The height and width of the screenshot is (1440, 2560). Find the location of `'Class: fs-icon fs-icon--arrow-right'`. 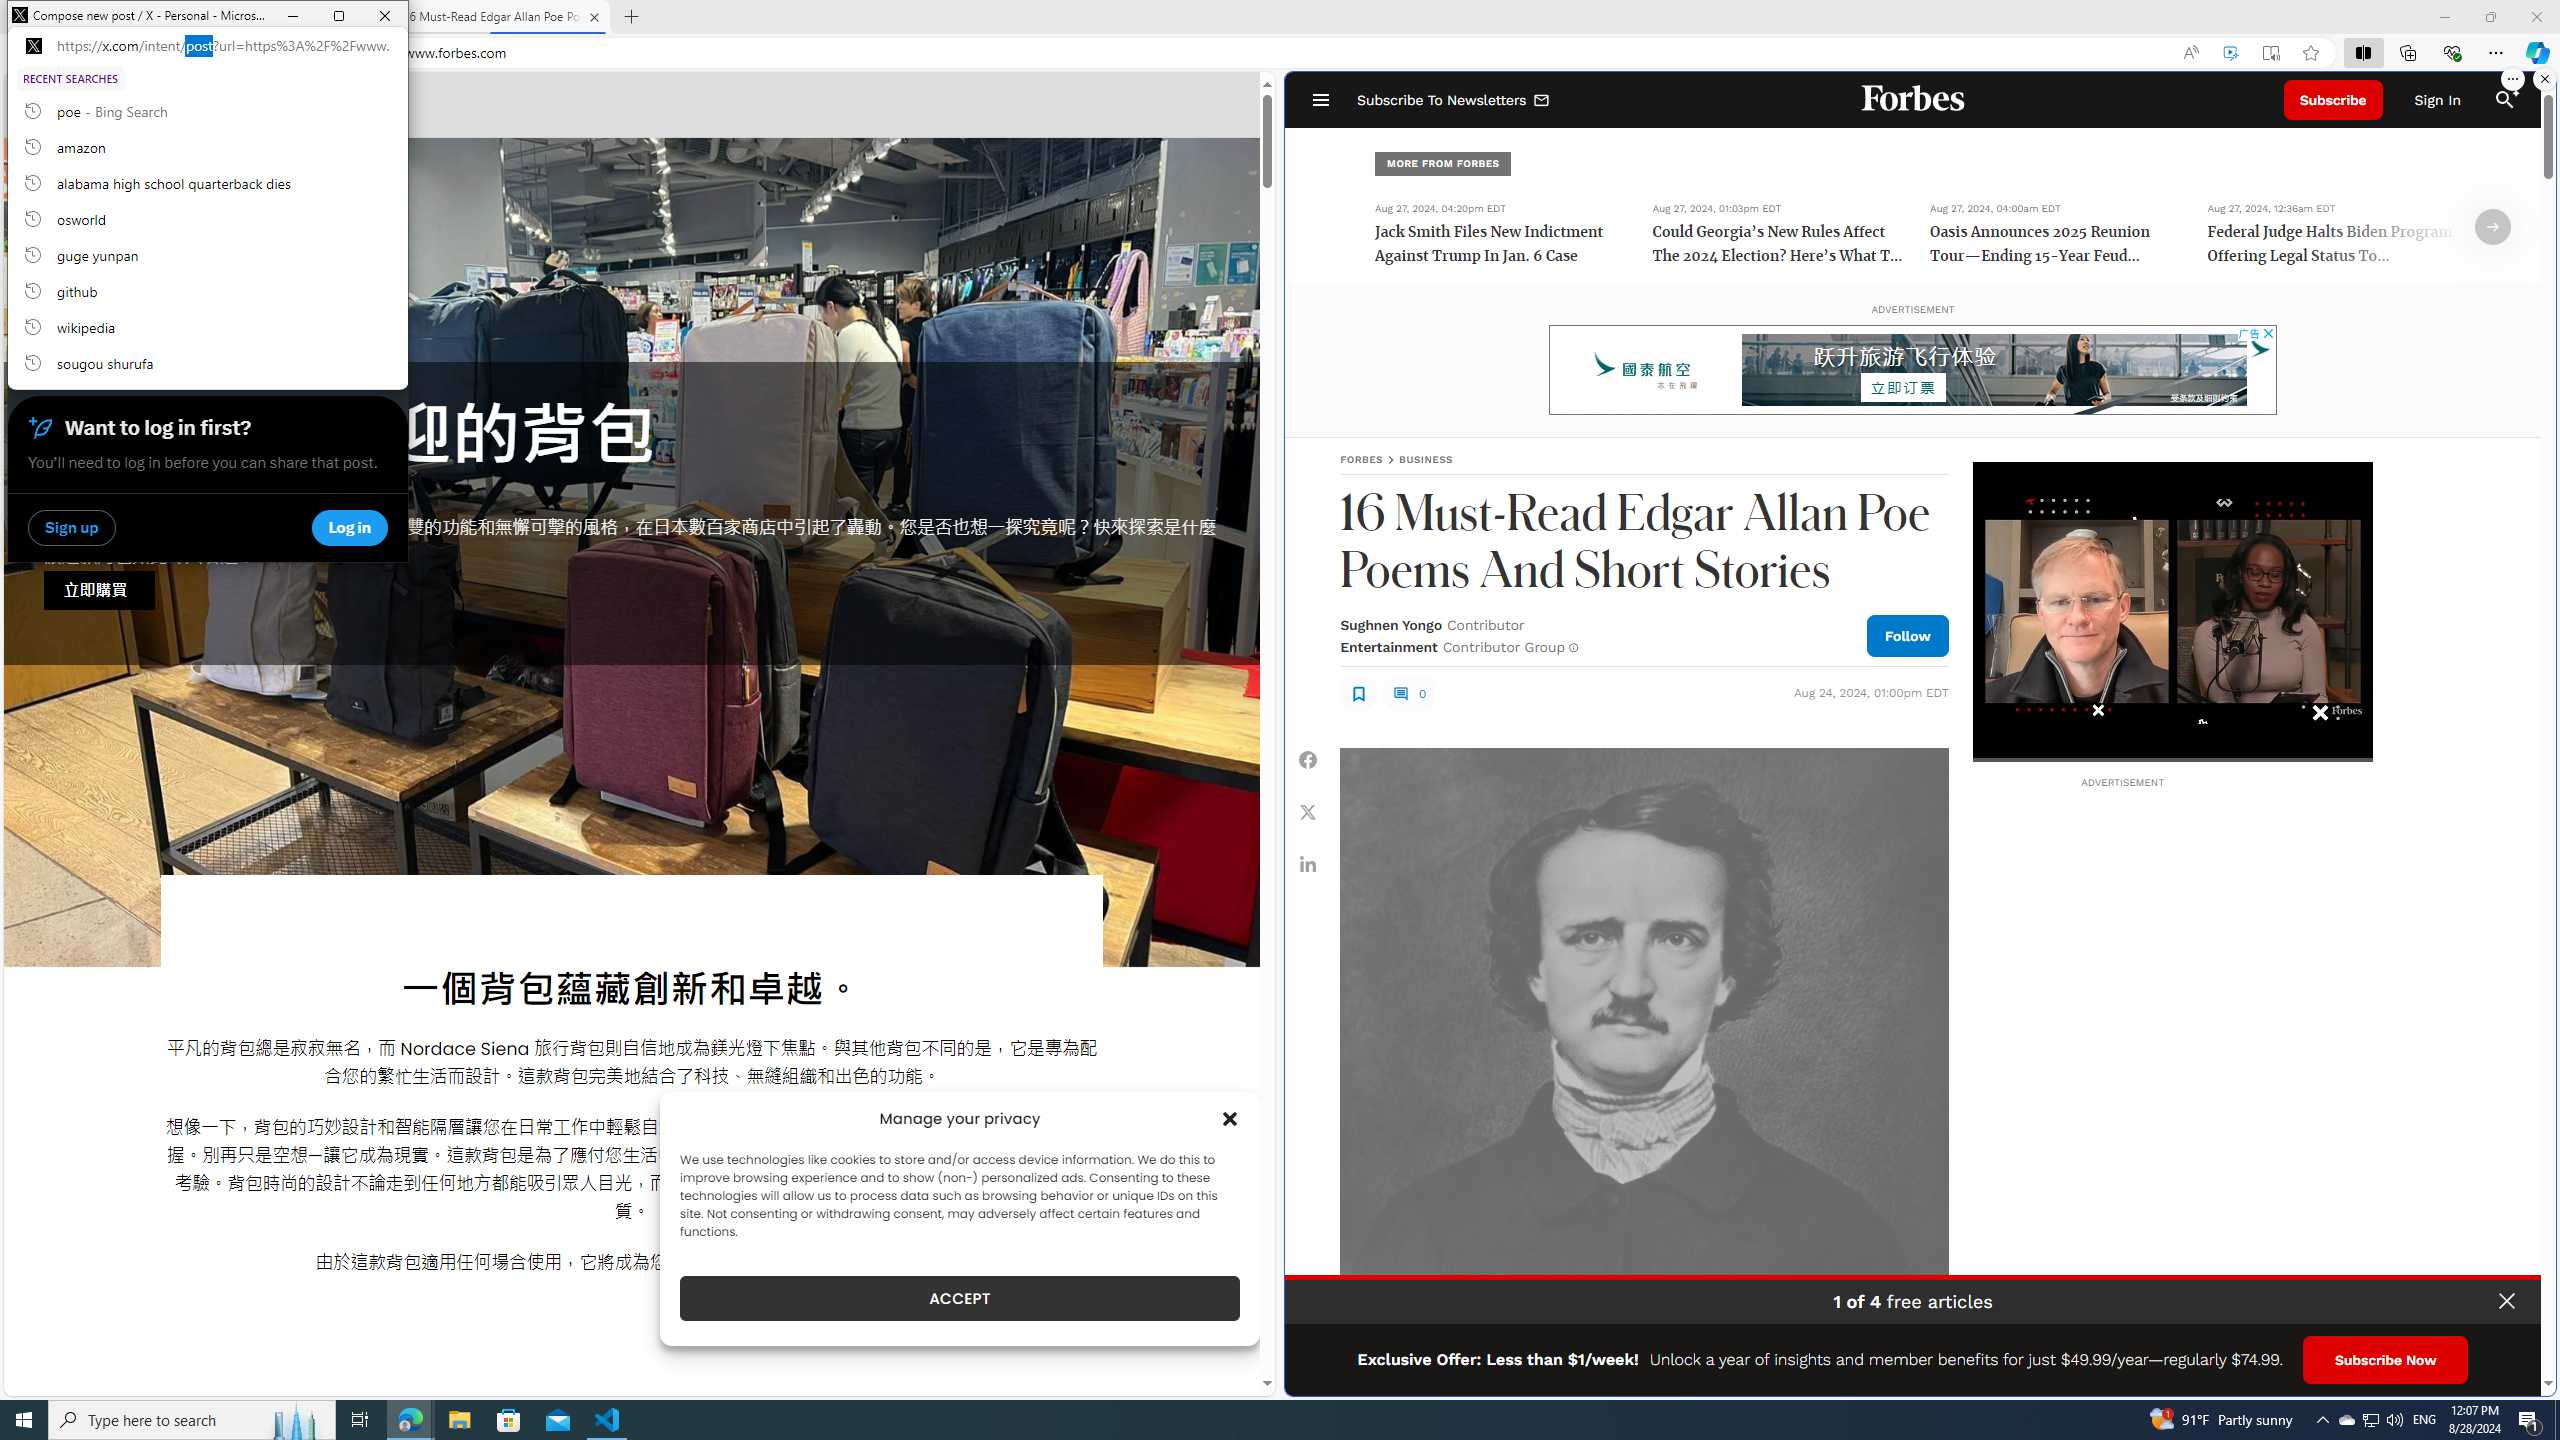

'Class: fs-icon fs-icon--arrow-right' is located at coordinates (2492, 226).